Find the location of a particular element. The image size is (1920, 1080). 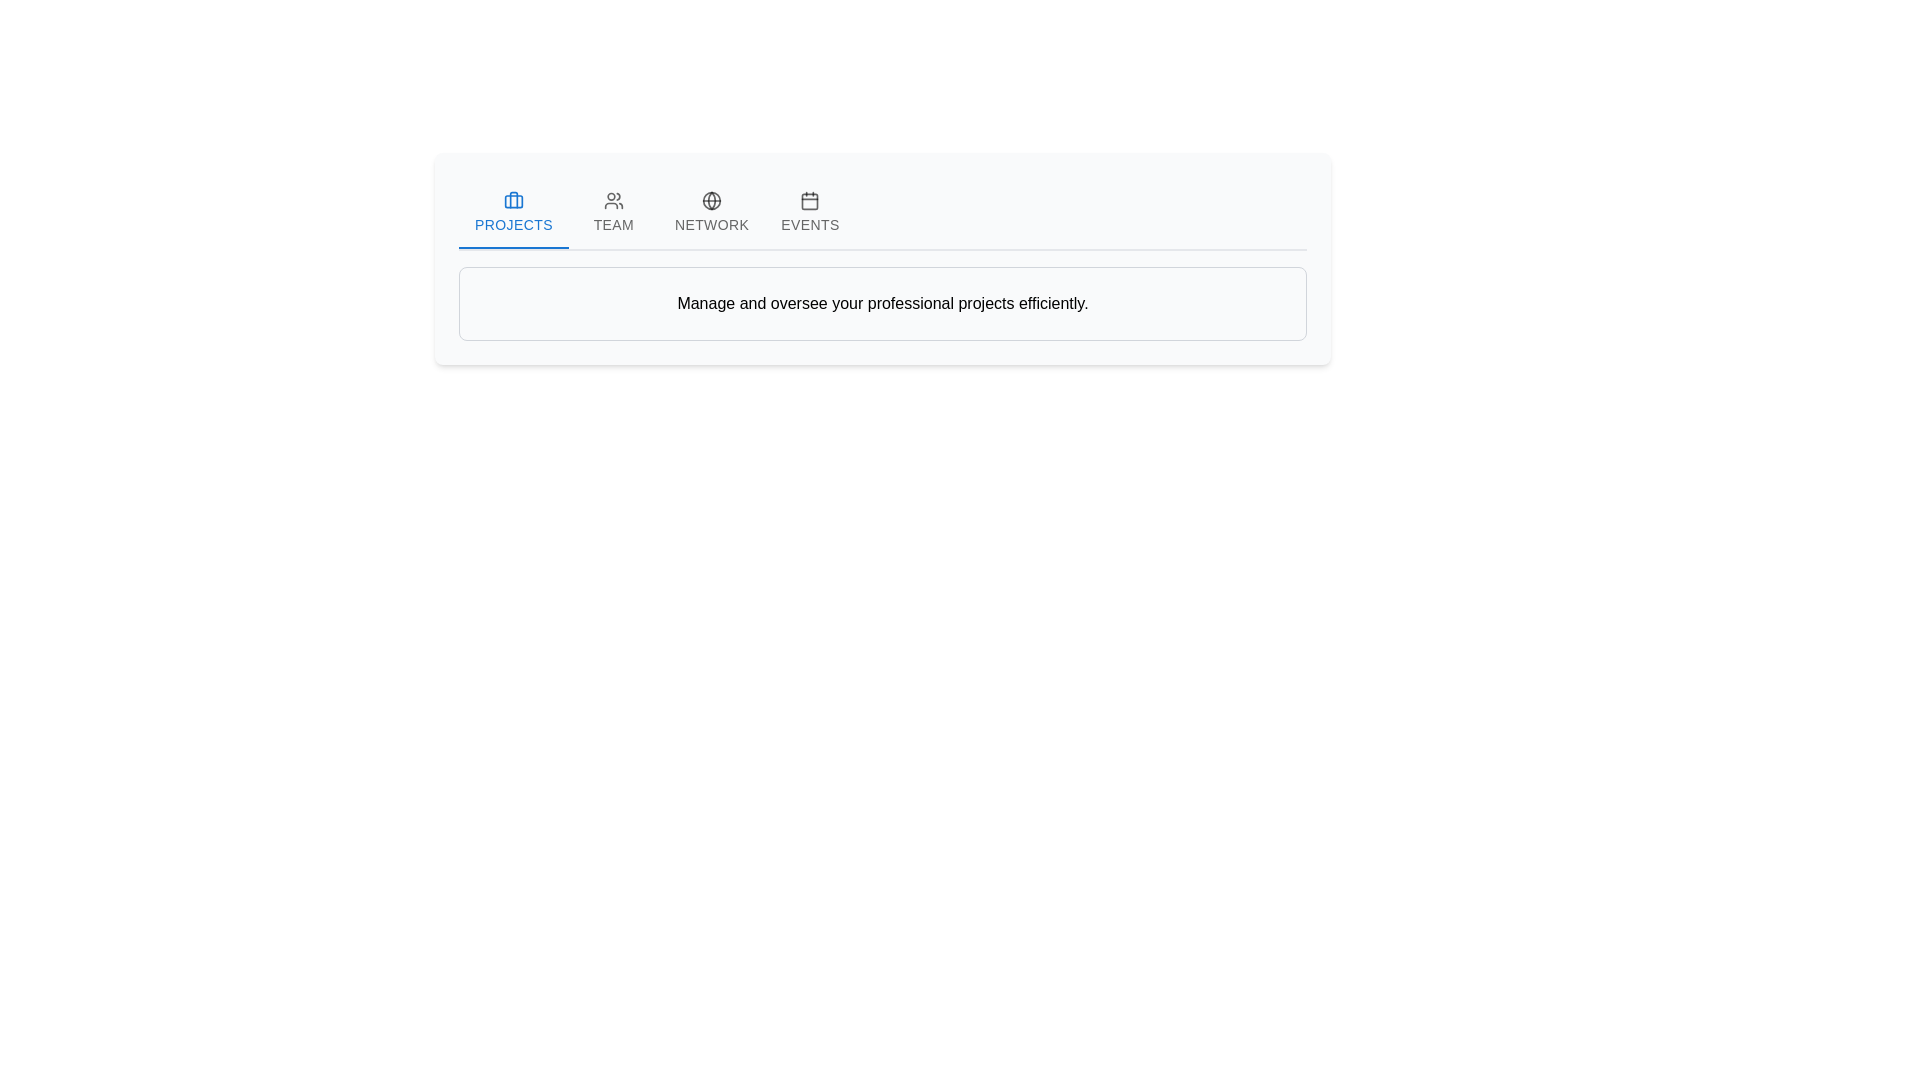

the 'Network' tab which contains the globe icon representing connectivity is located at coordinates (712, 201).